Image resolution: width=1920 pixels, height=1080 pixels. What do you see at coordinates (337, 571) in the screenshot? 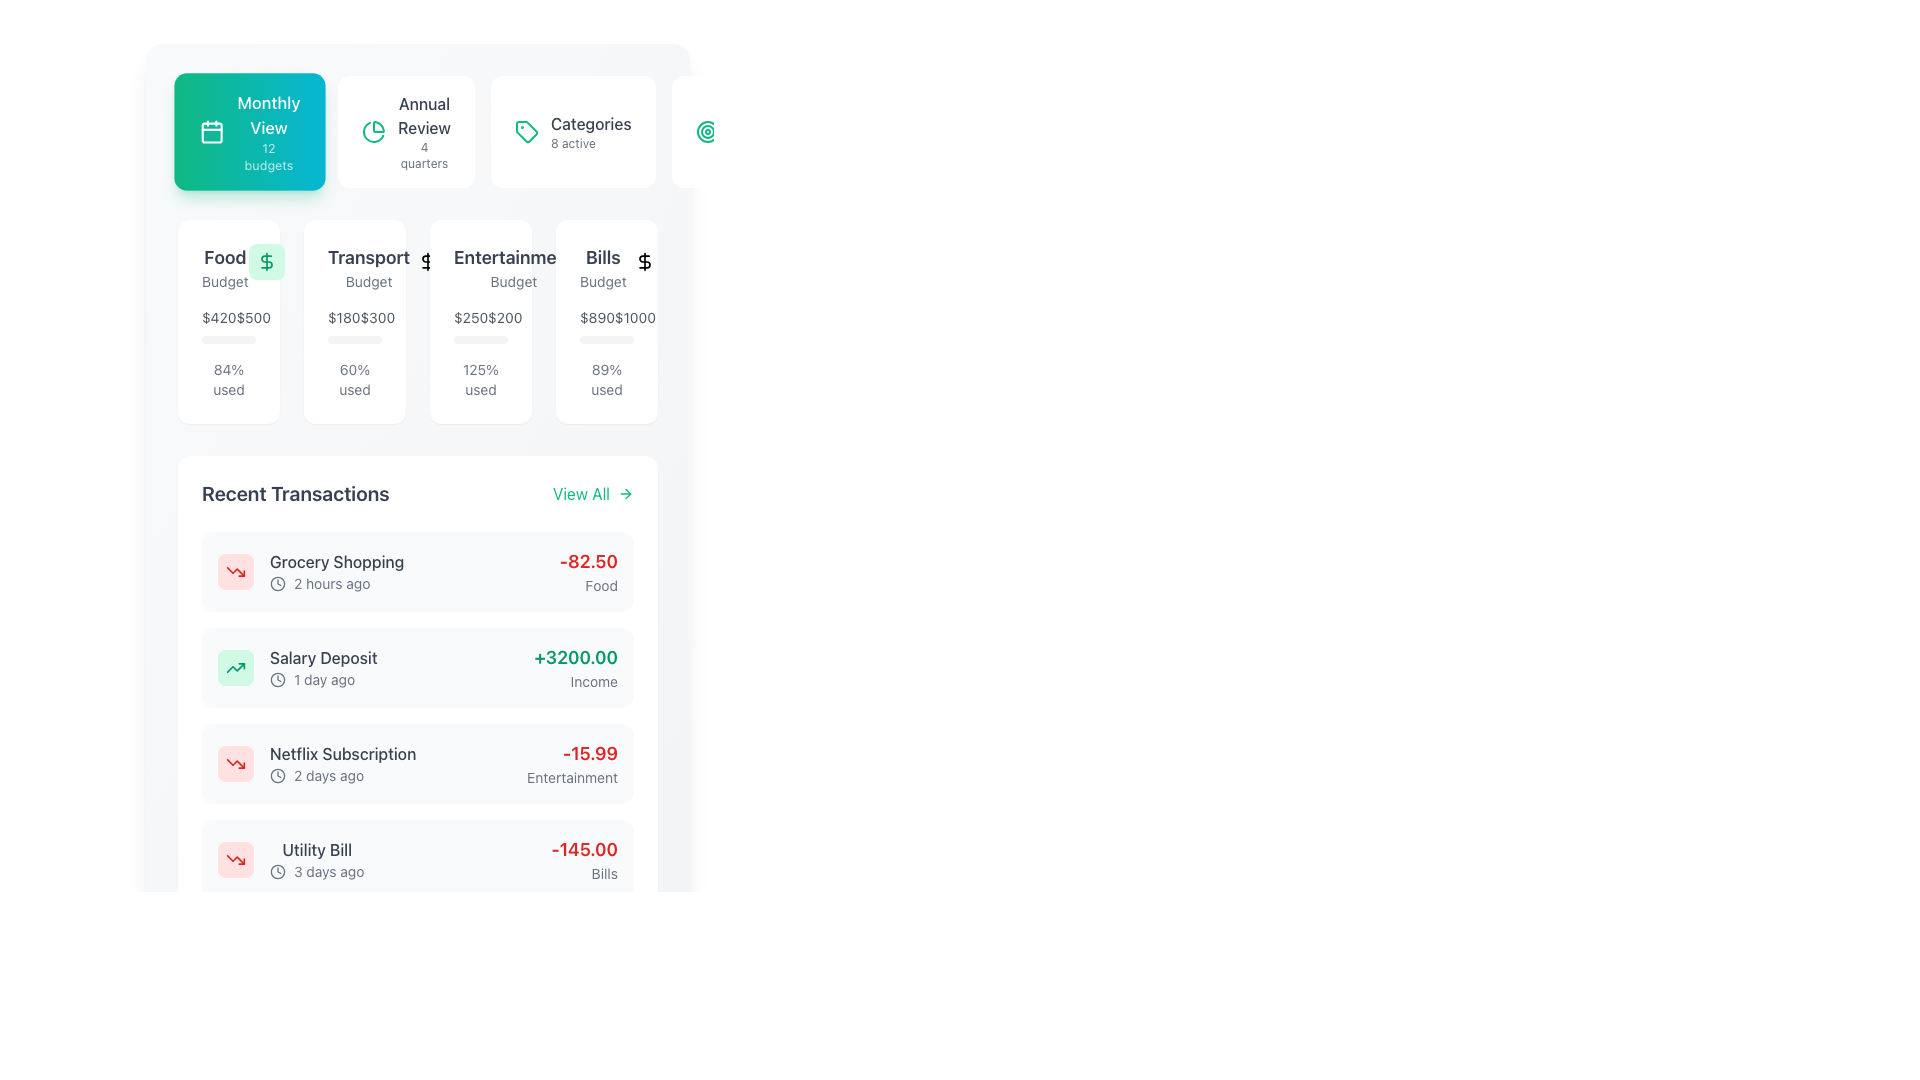
I see `the TextDisplay that shows the recent transaction labeled 'Grocery Shopping' located at the center of the 'Recent Transactions' section` at bounding box center [337, 571].